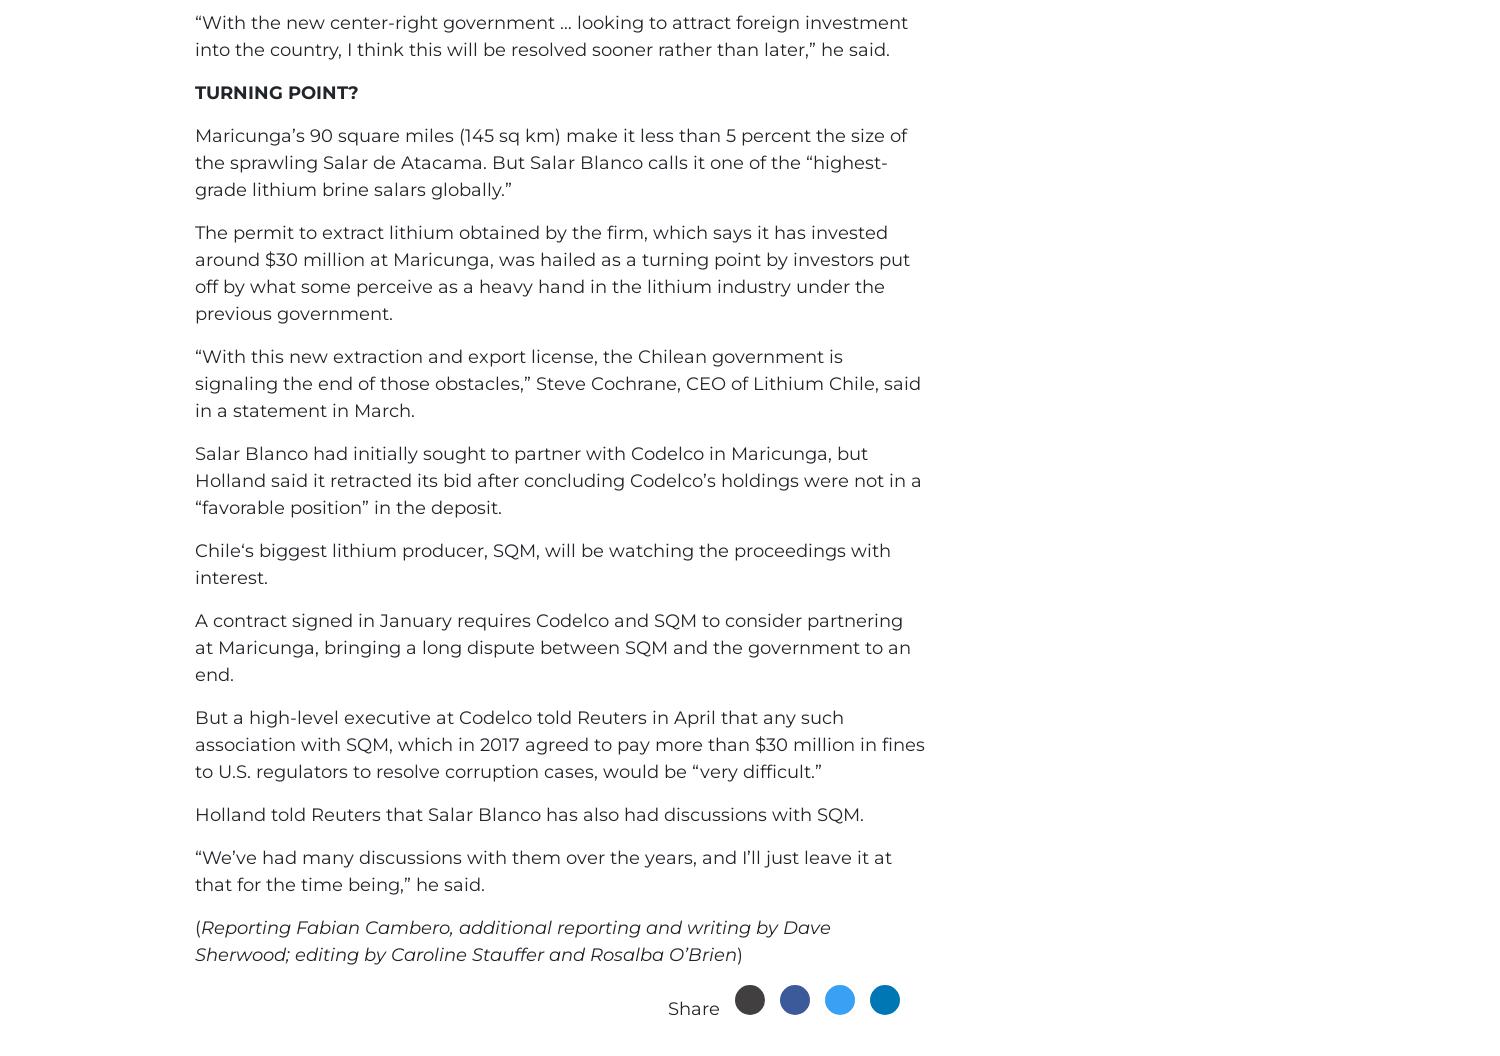 Image resolution: width=1500 pixels, height=1056 pixels. I want to click on 'Salar Blanco had initially sought to partner with Codelco in Maricunga, but Holland said it retracted its bid after concluding Codelco’s holdings were not in a “favorable position” in the deposit.', so click(558, 480).